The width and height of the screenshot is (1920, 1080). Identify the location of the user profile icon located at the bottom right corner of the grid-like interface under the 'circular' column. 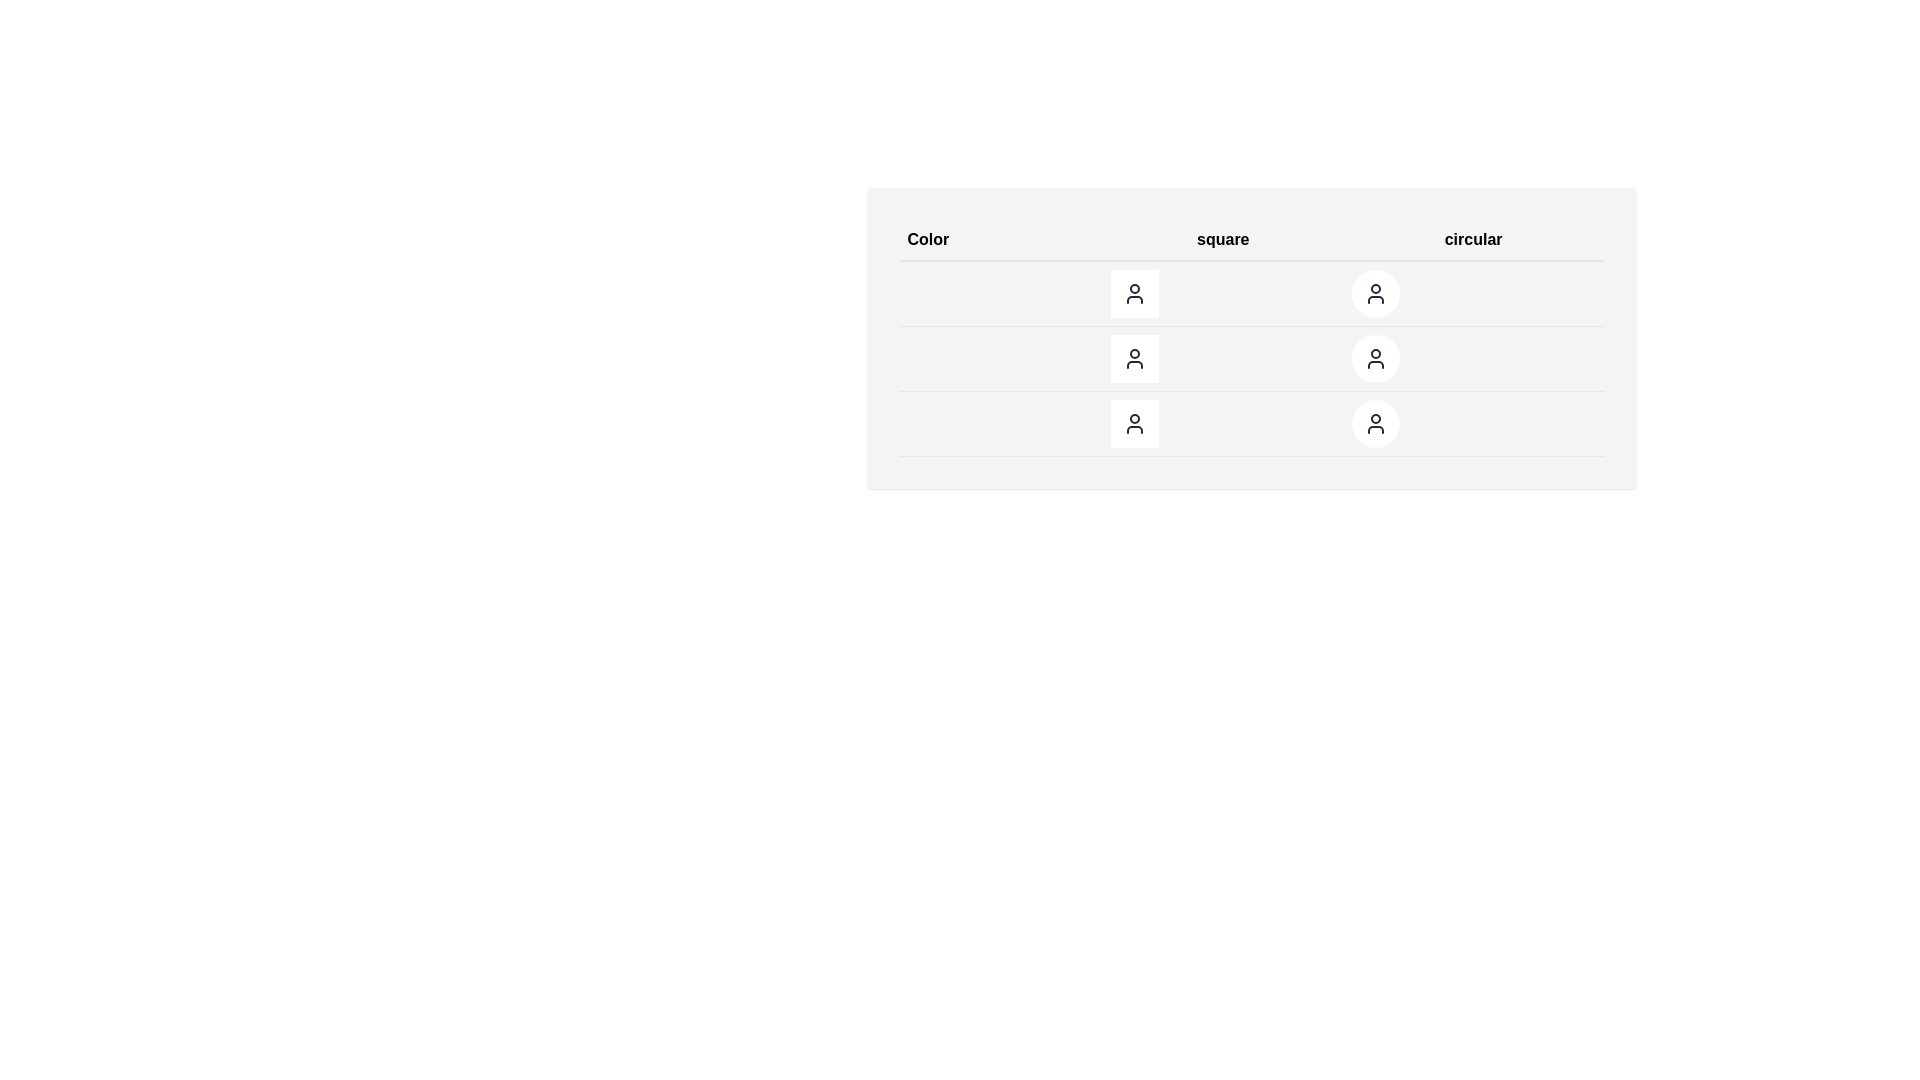
(1374, 423).